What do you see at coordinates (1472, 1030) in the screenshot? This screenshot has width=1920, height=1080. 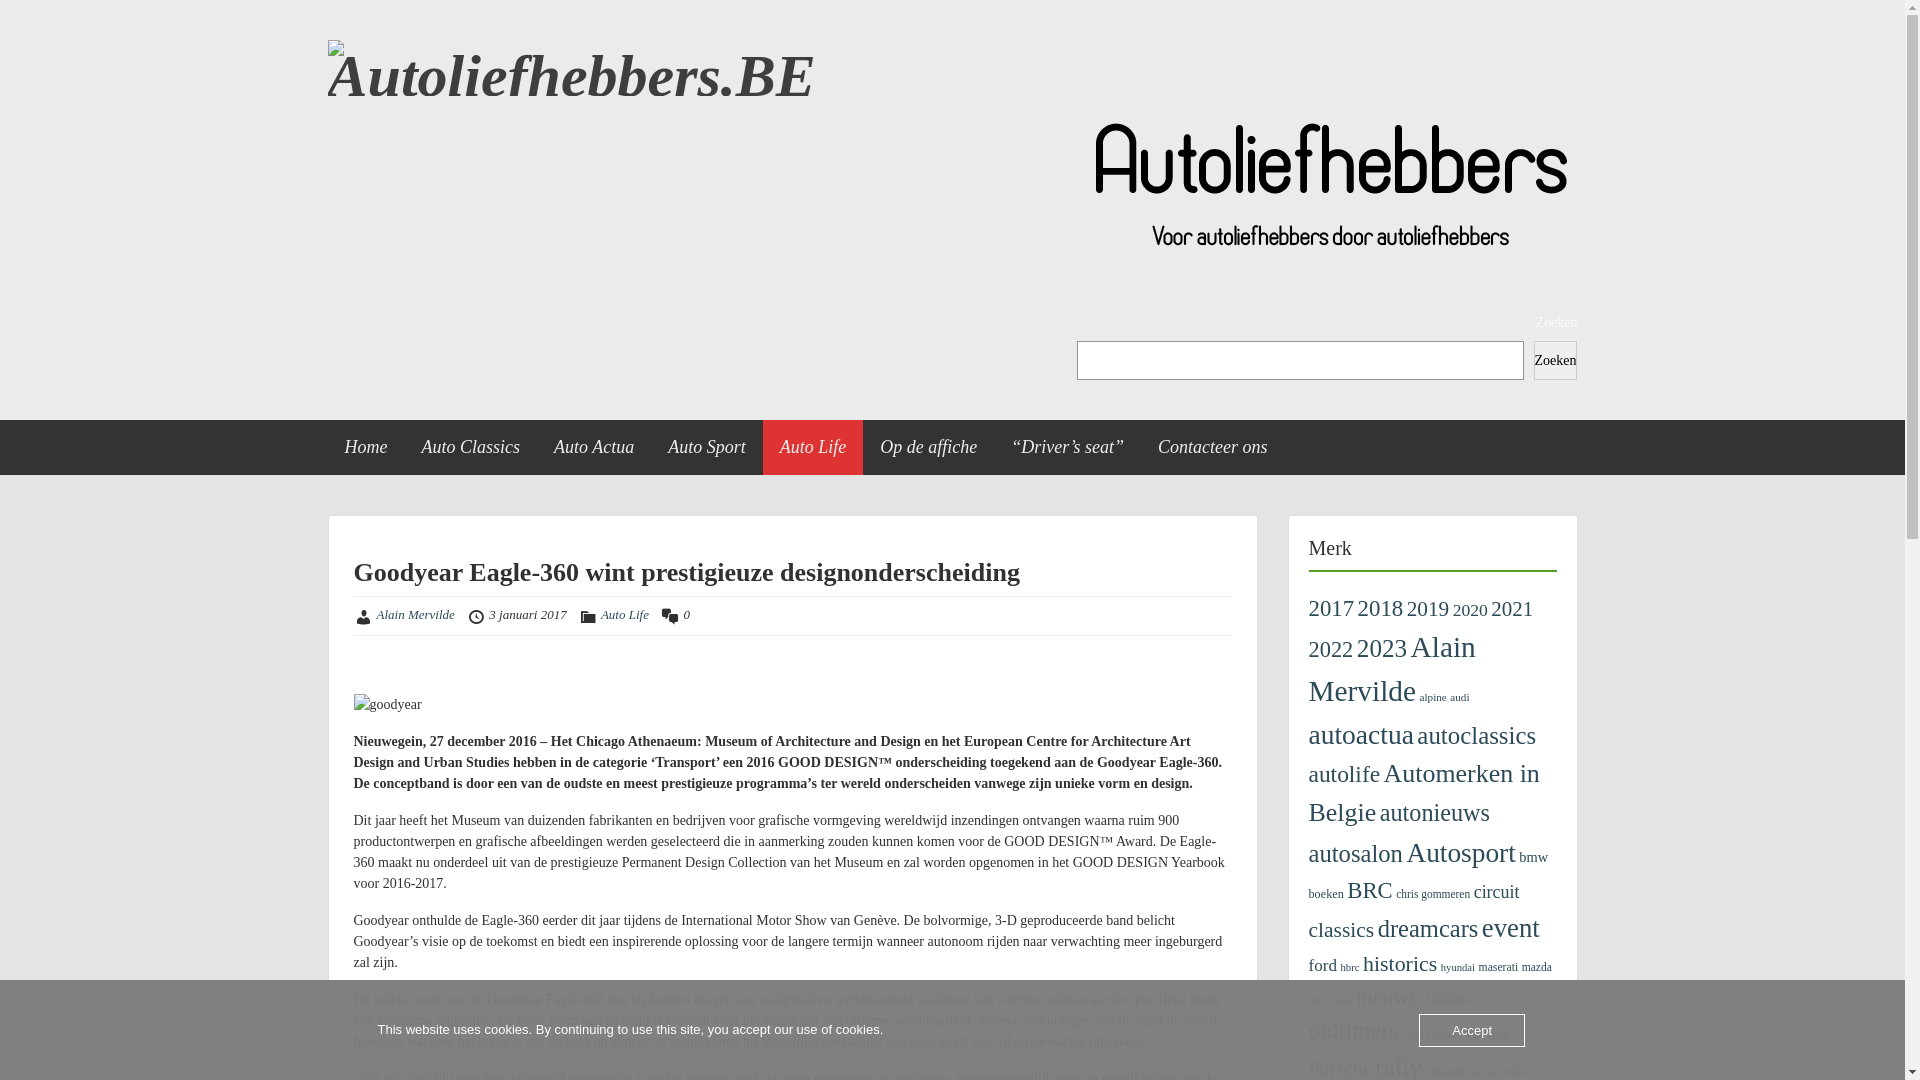 I see `'Accept'` at bounding box center [1472, 1030].